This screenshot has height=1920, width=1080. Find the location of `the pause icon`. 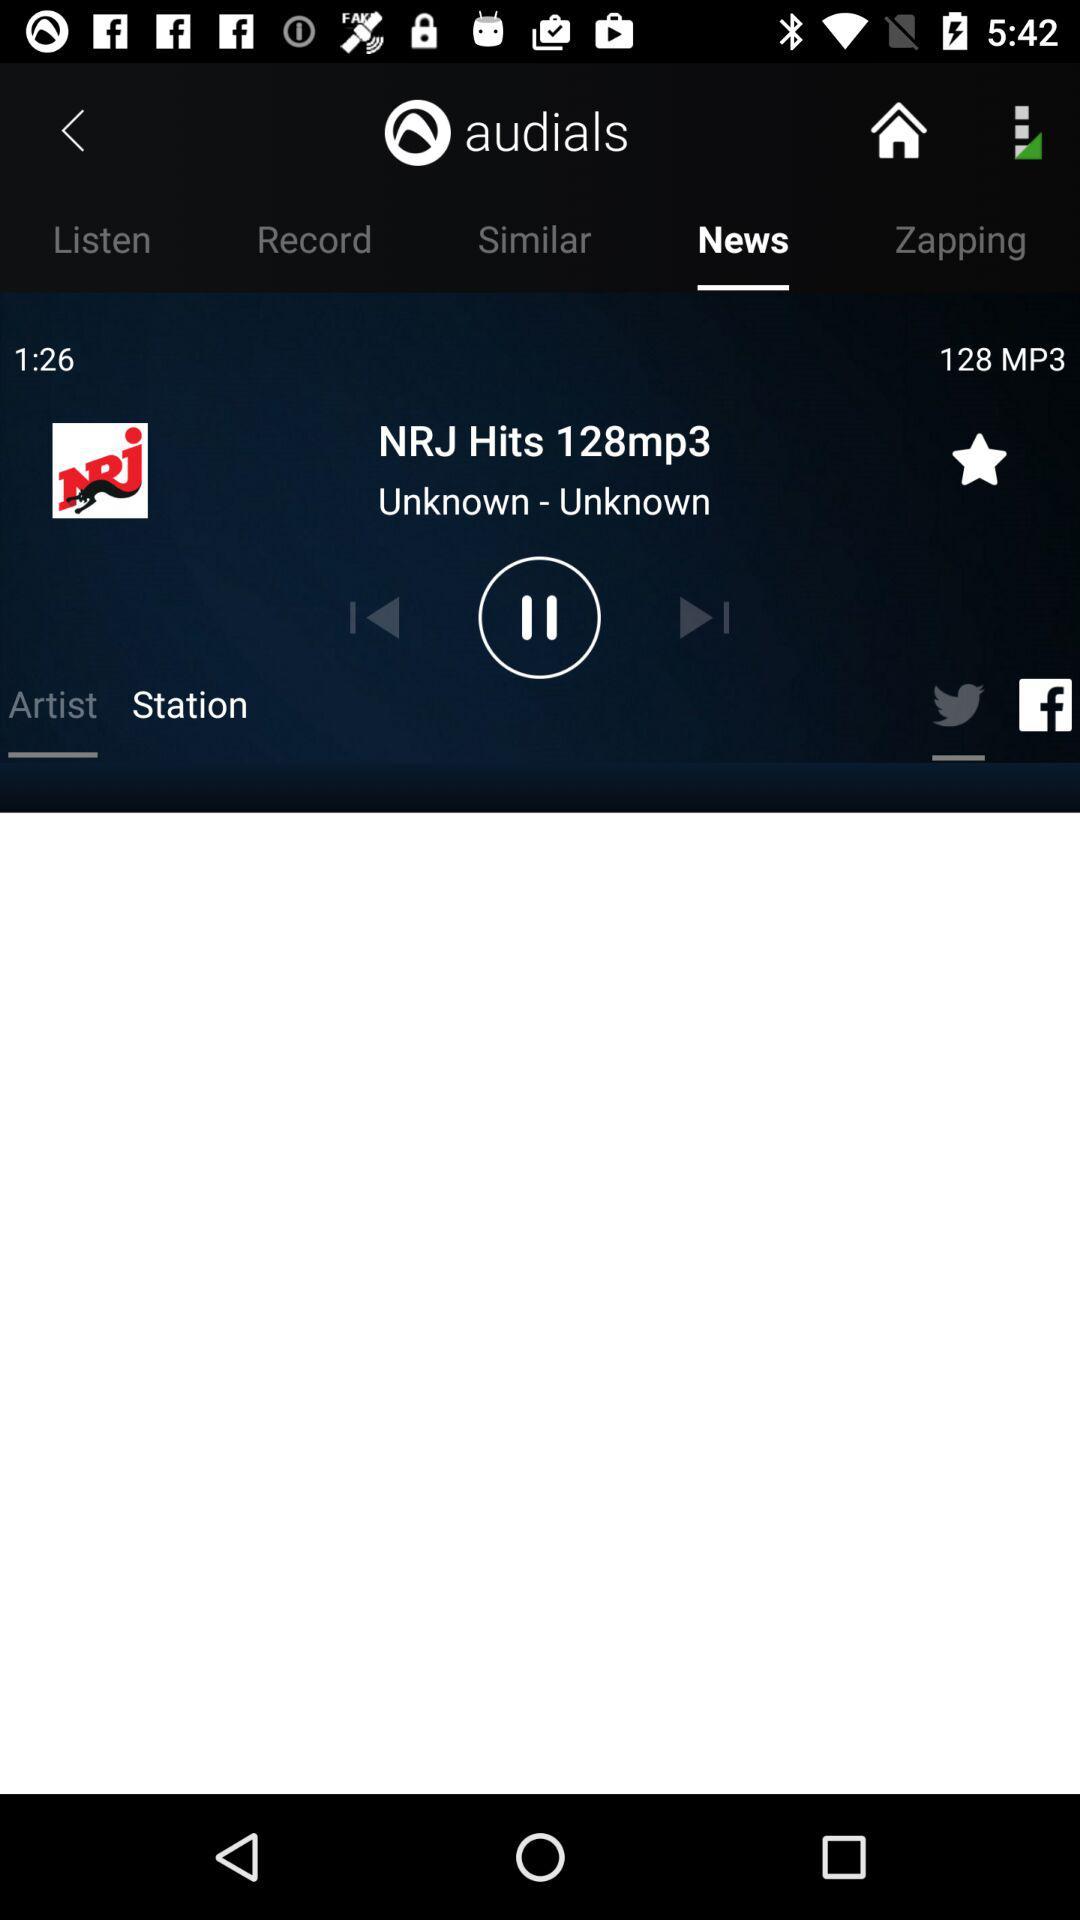

the pause icon is located at coordinates (538, 616).